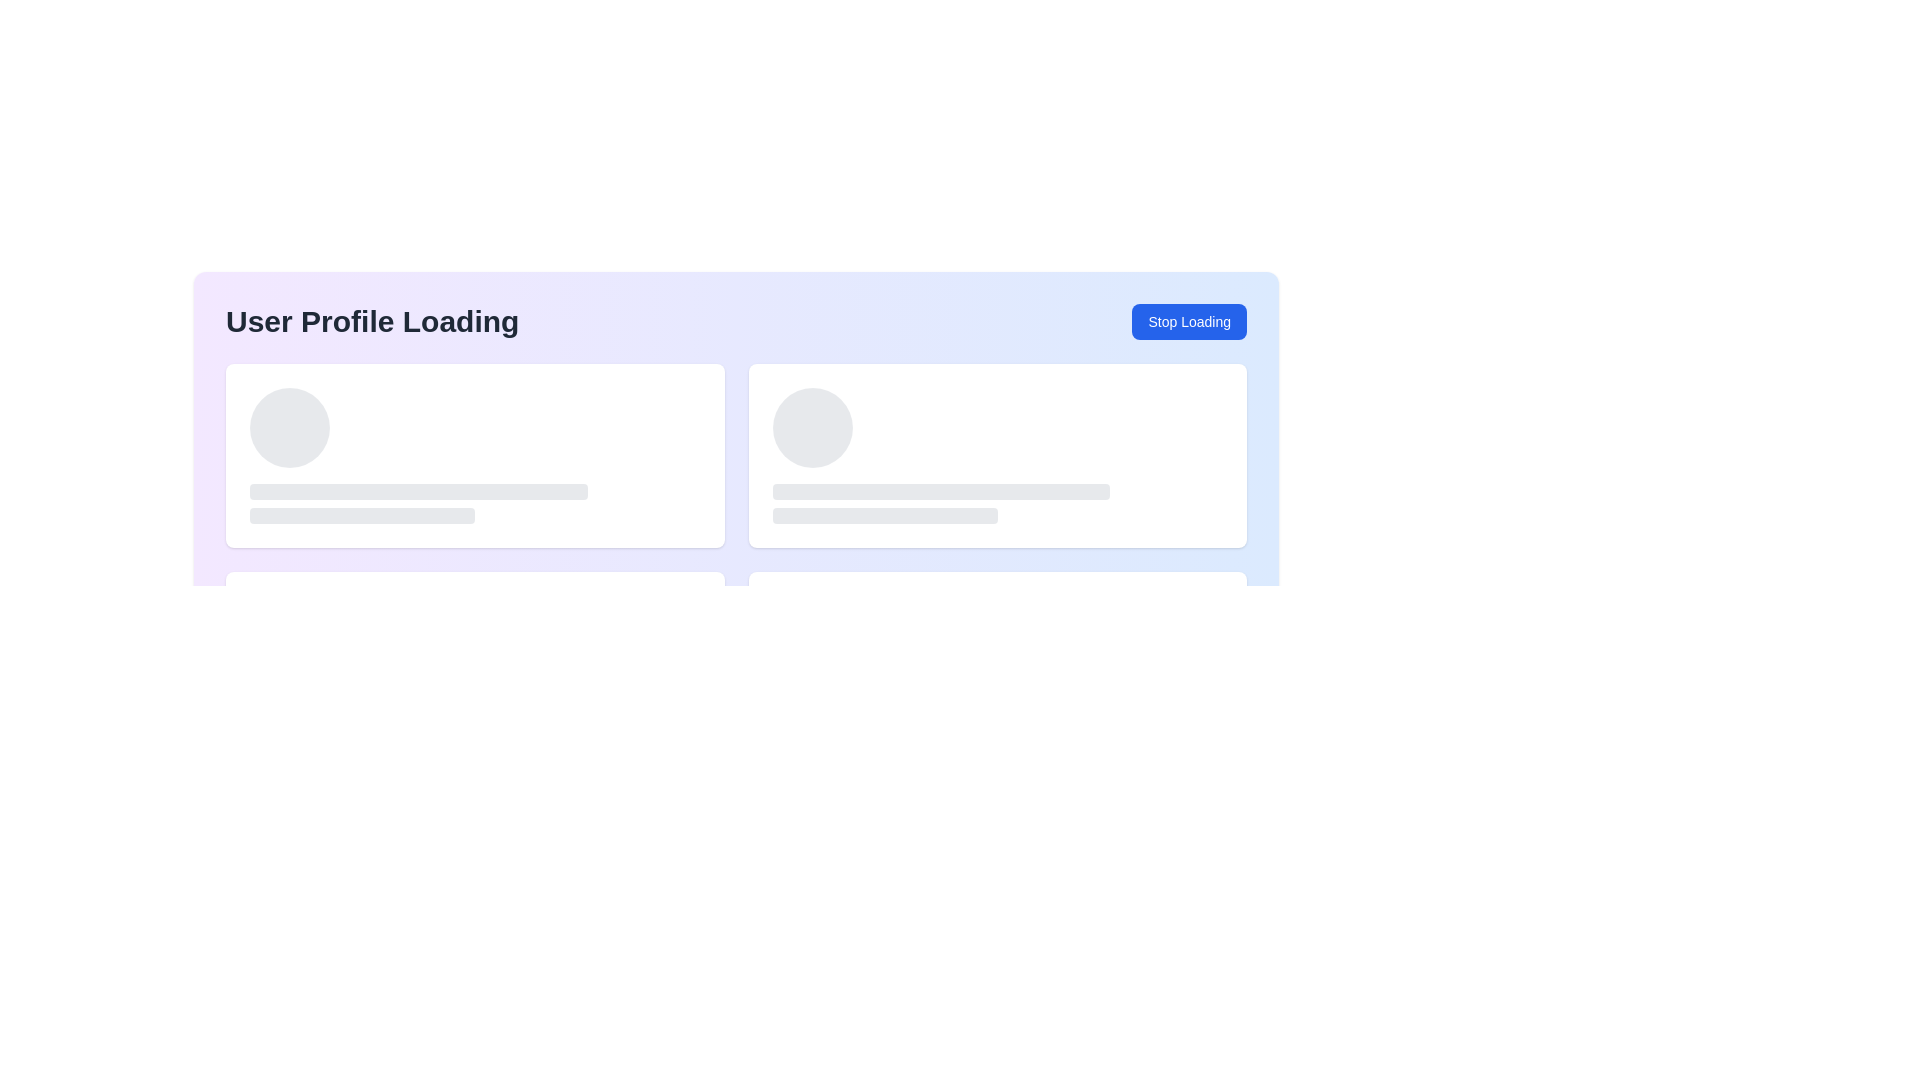  I want to click on the Loading Placeholder Component, which visually represents a placeholder for loading content, positioned on the right side of a horizontal layout next to a similar section on the left and adjacent to a 'Stop Loading' button, so click(997, 455).